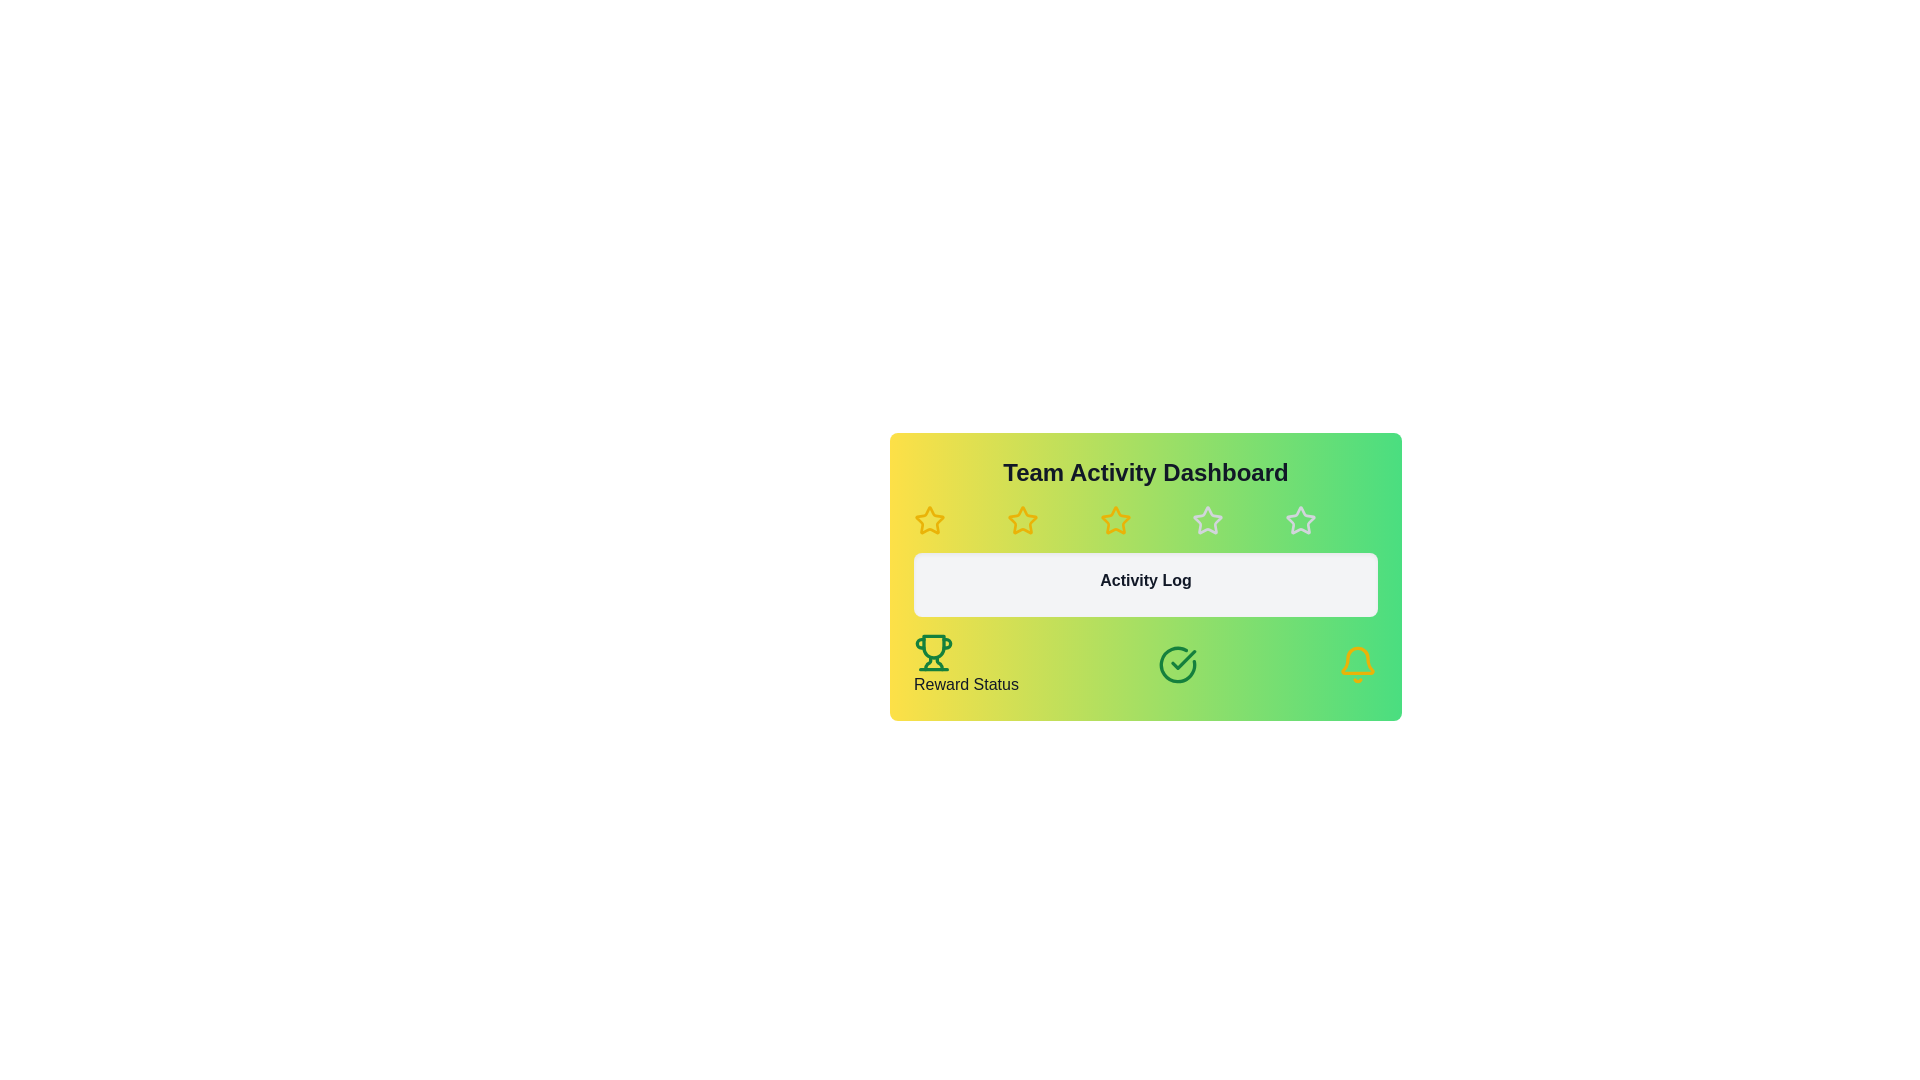  I want to click on the confirmation or success icon located within a circular badge in the lower middle region of the card UI component, so click(1184, 659).